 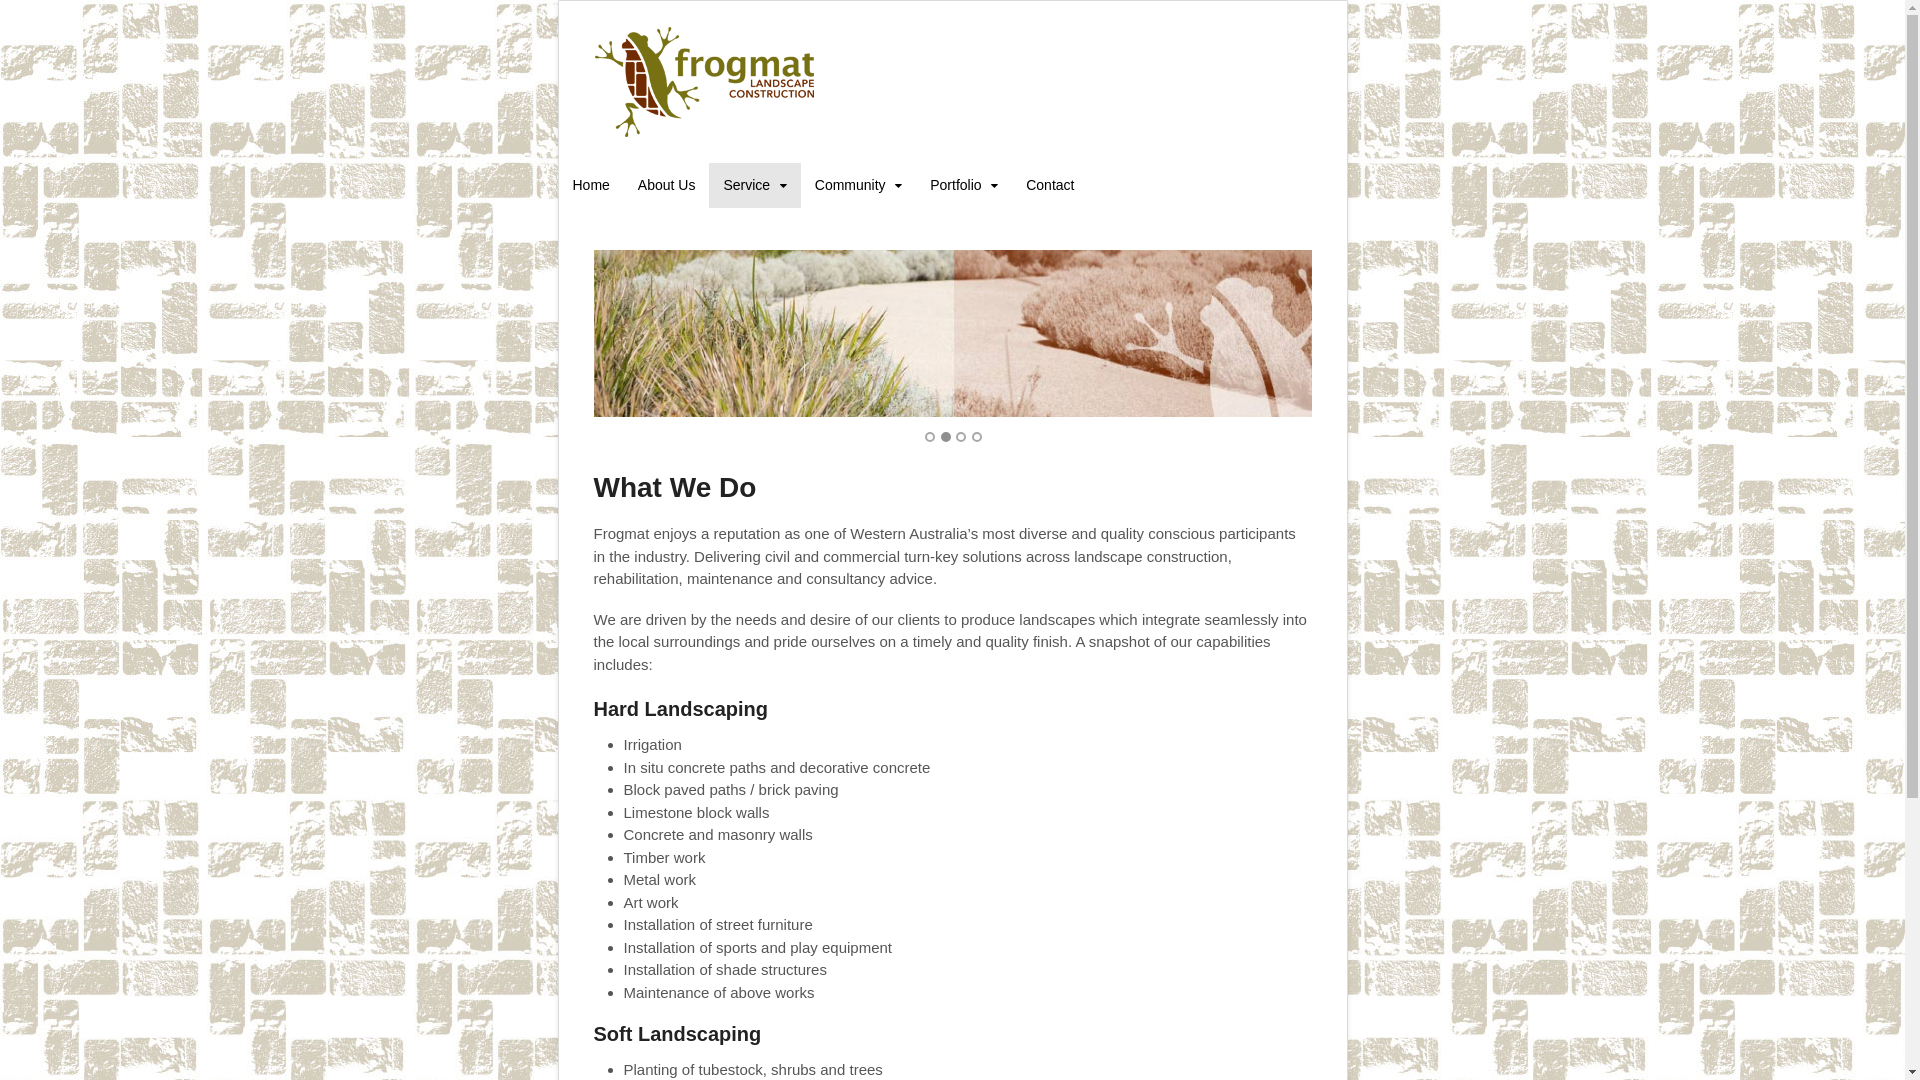 What do you see at coordinates (1049, 185) in the screenshot?
I see `'Contact'` at bounding box center [1049, 185].